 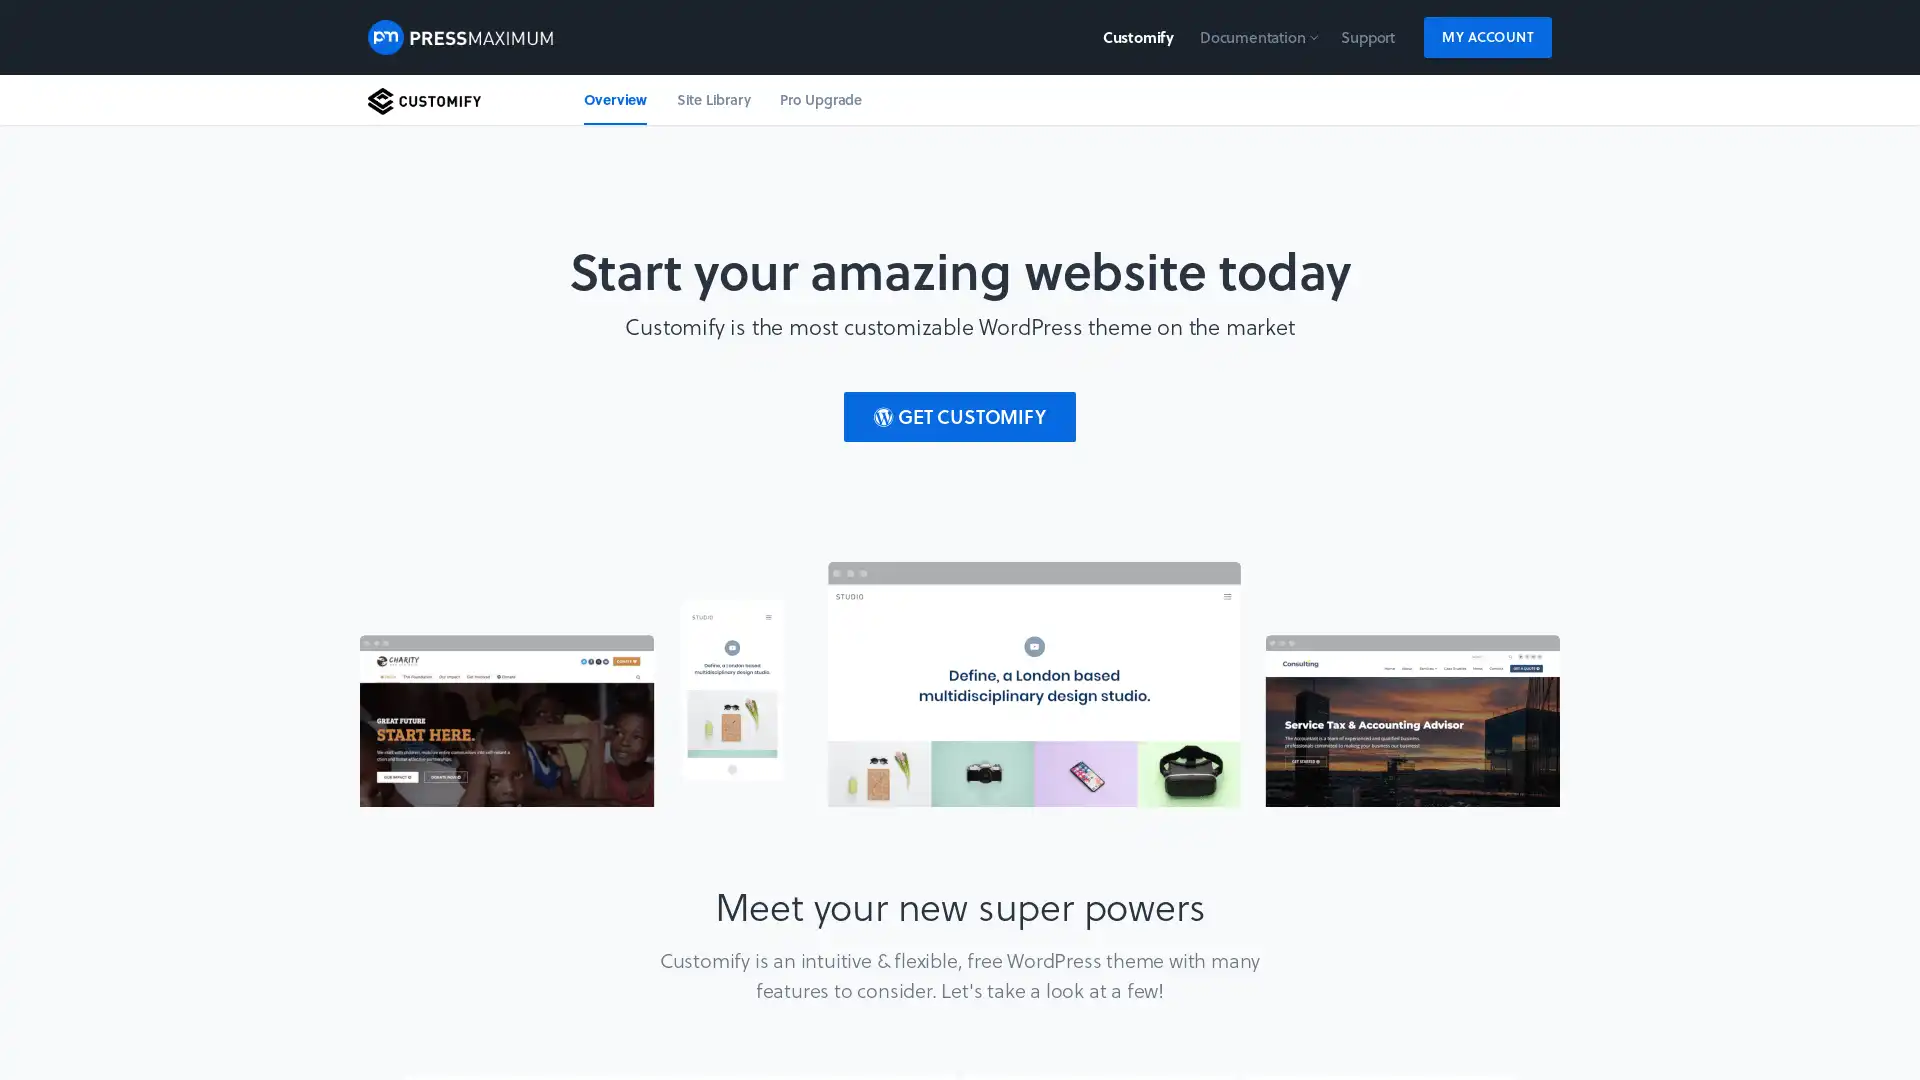 What do you see at coordinates (958, 415) in the screenshot?
I see `GET CUSTOMIFY` at bounding box center [958, 415].